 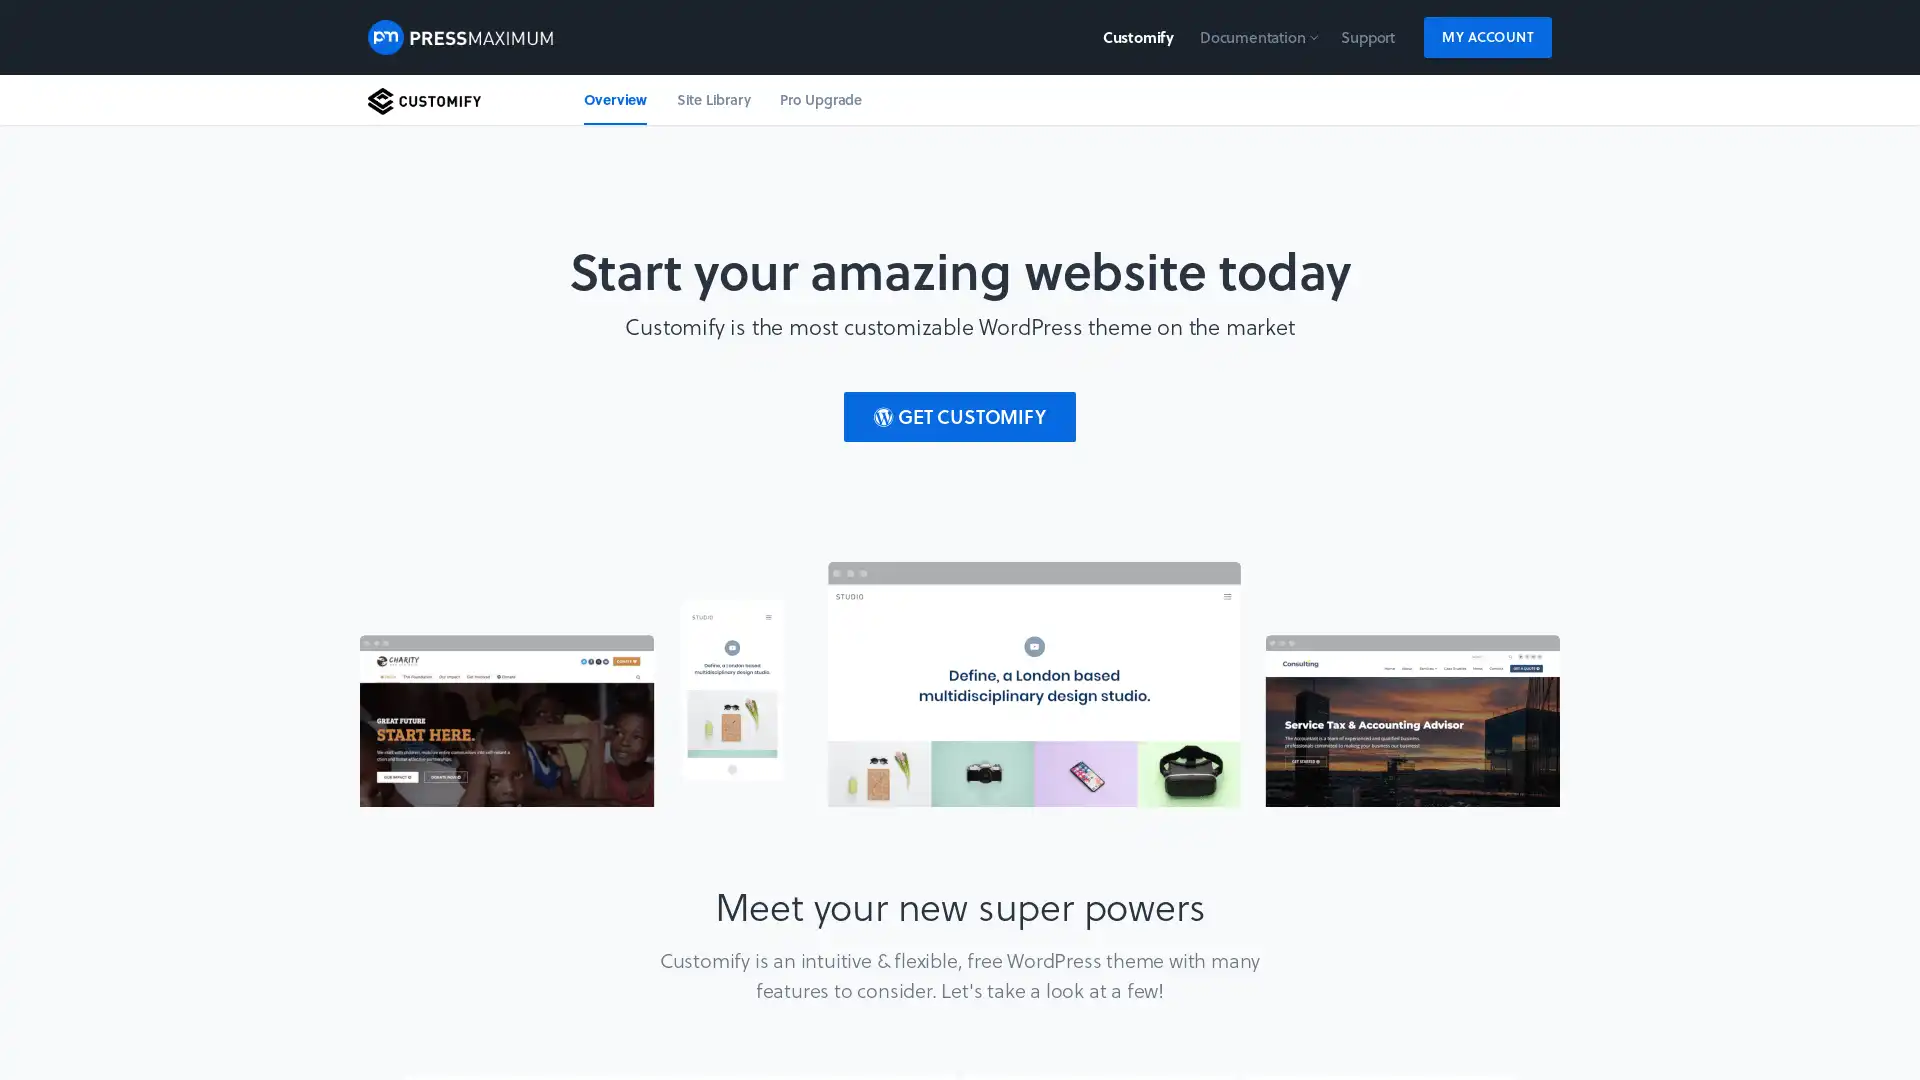 What do you see at coordinates (958, 415) in the screenshot?
I see `GET CUSTOMIFY` at bounding box center [958, 415].